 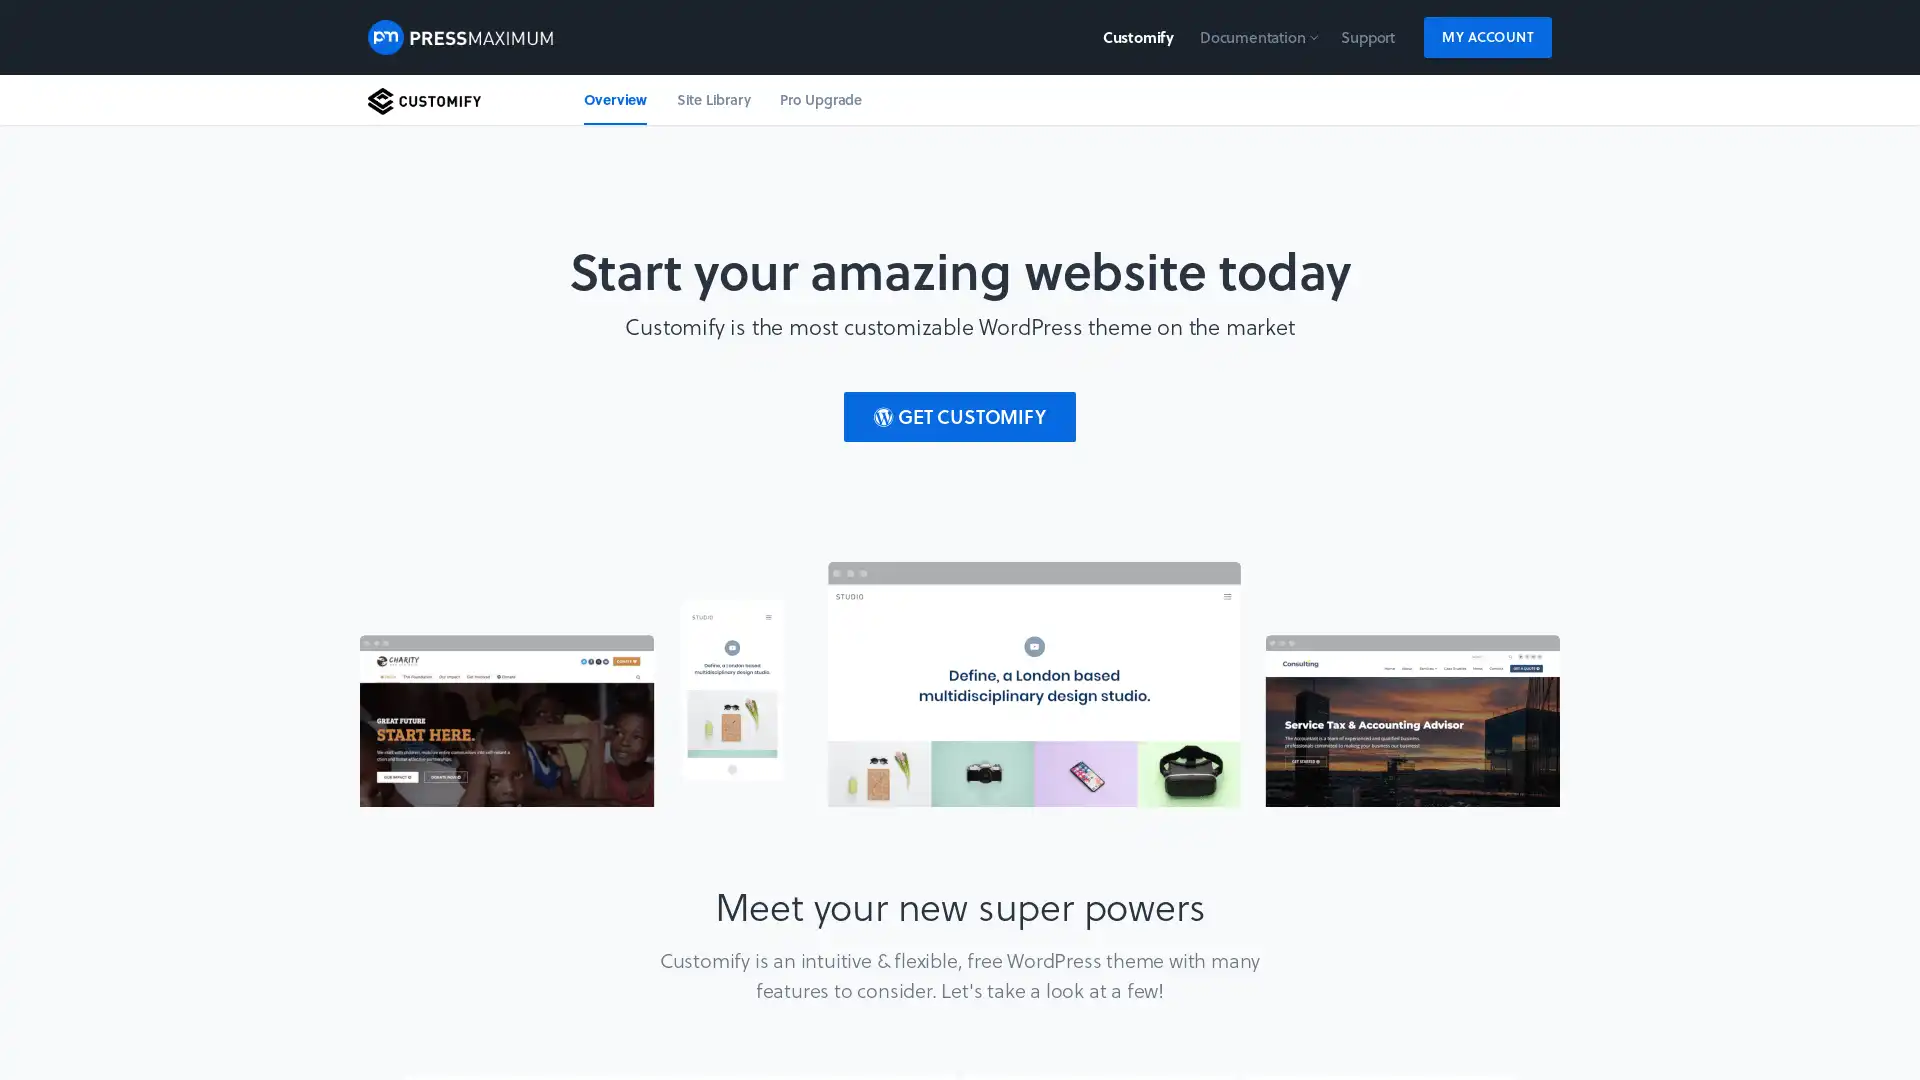 What do you see at coordinates (958, 415) in the screenshot?
I see `GET CUSTOMIFY` at bounding box center [958, 415].